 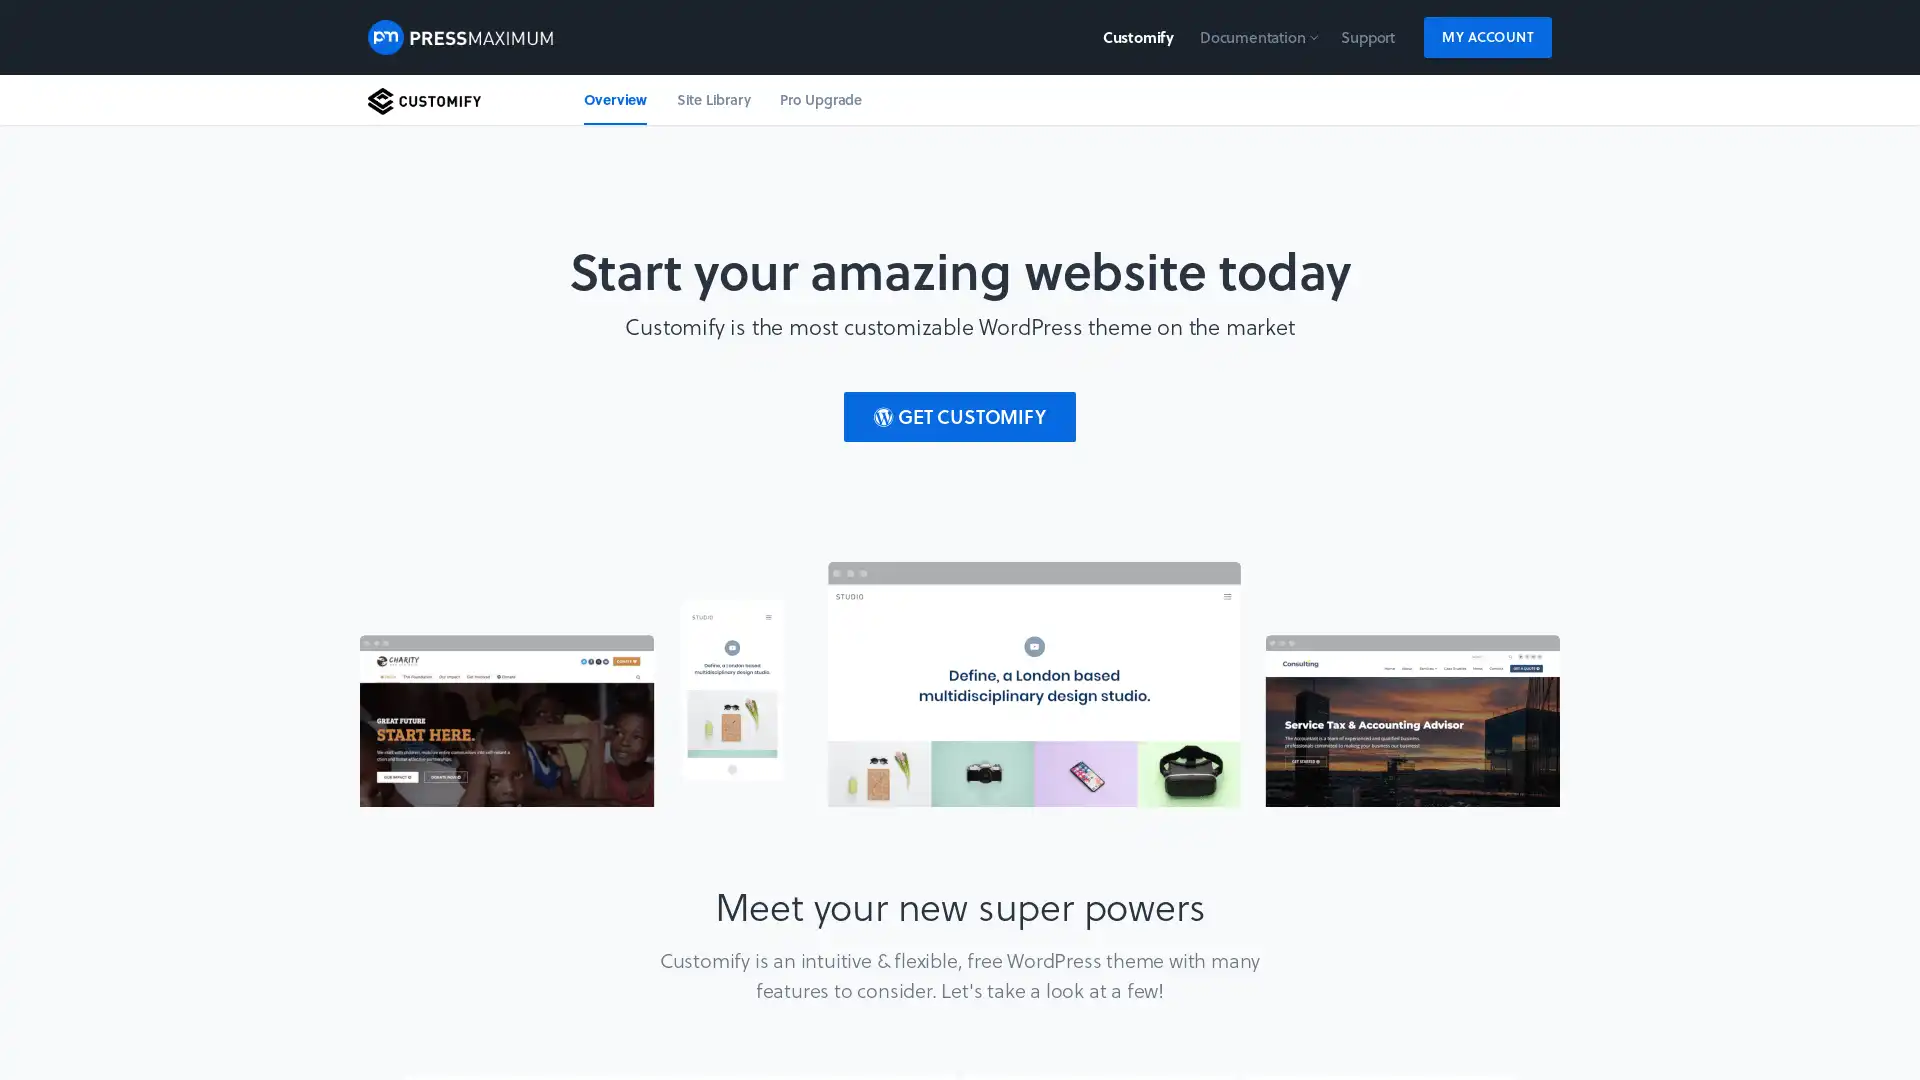 What do you see at coordinates (958, 415) in the screenshot?
I see `GET CUSTOMIFY` at bounding box center [958, 415].